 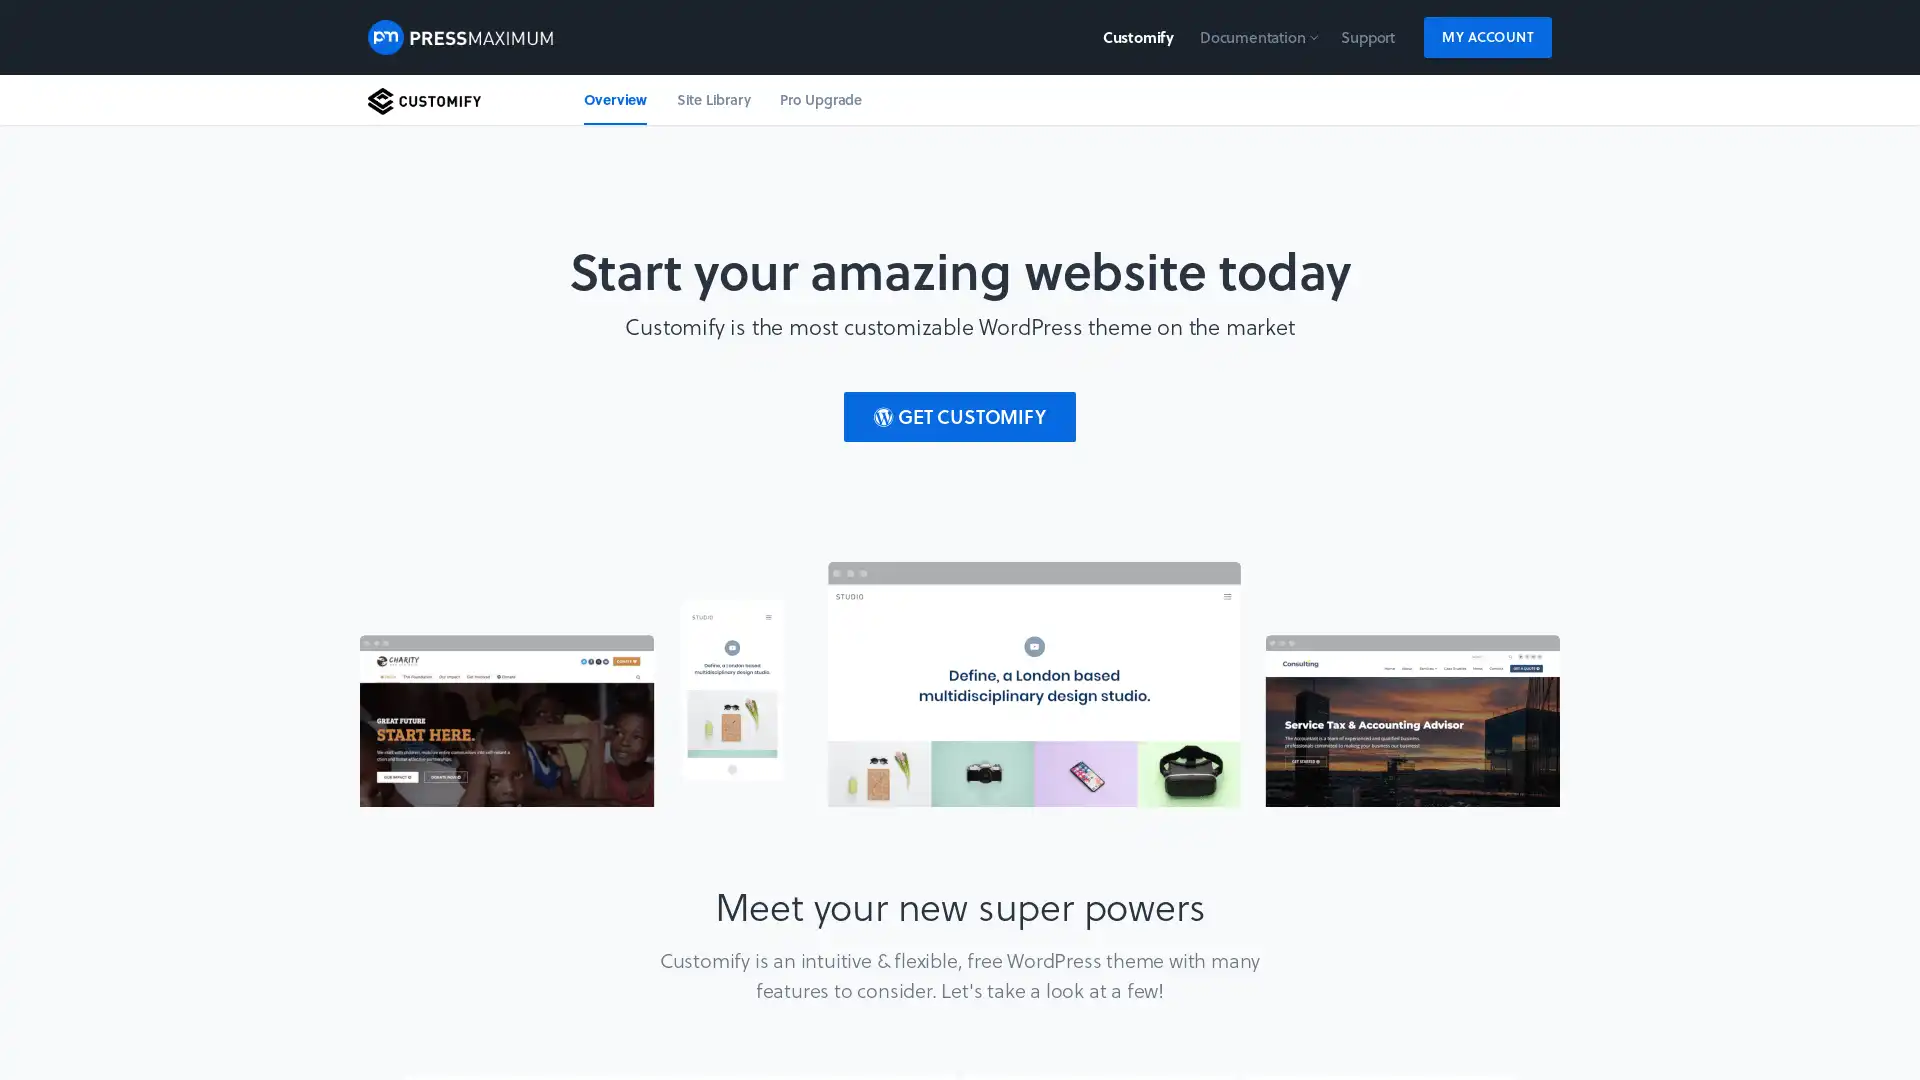 What do you see at coordinates (958, 415) in the screenshot?
I see `GET CUSTOMIFY` at bounding box center [958, 415].